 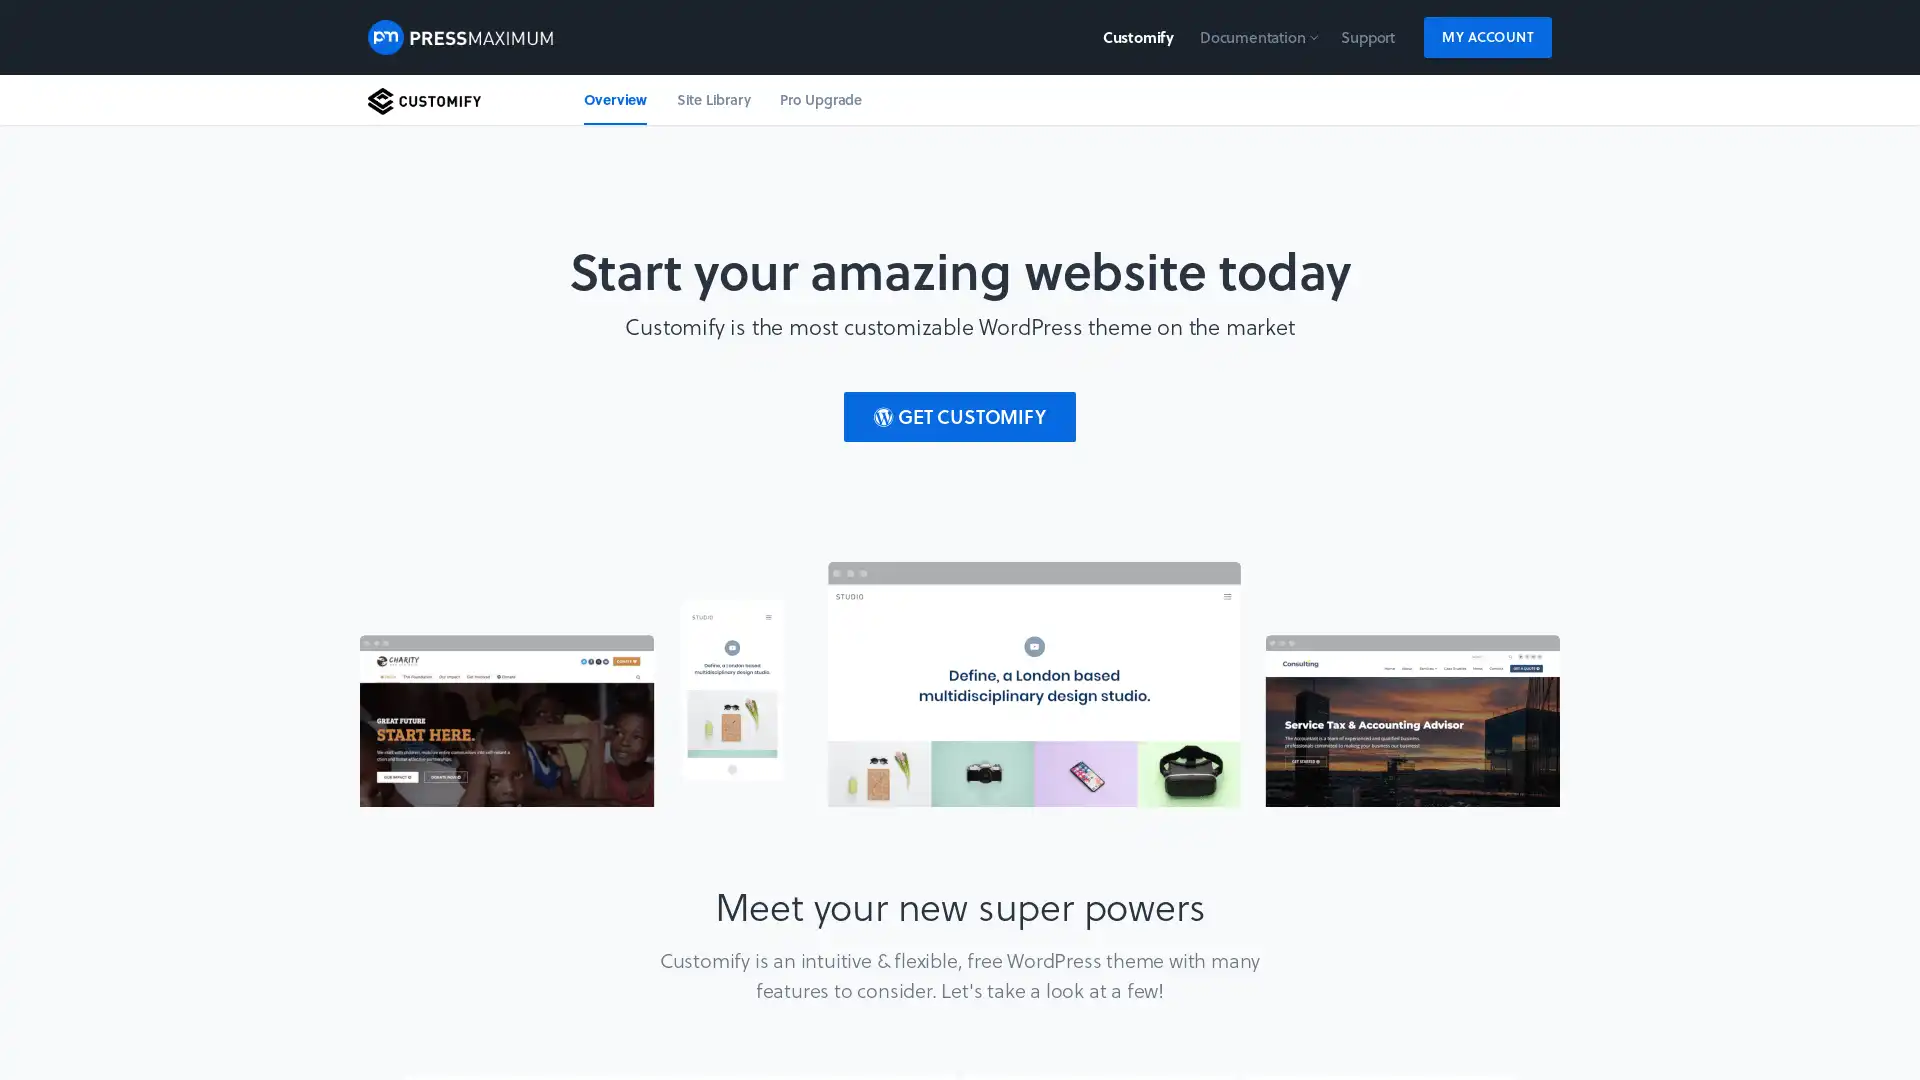 What do you see at coordinates (958, 415) in the screenshot?
I see `GET CUSTOMIFY` at bounding box center [958, 415].